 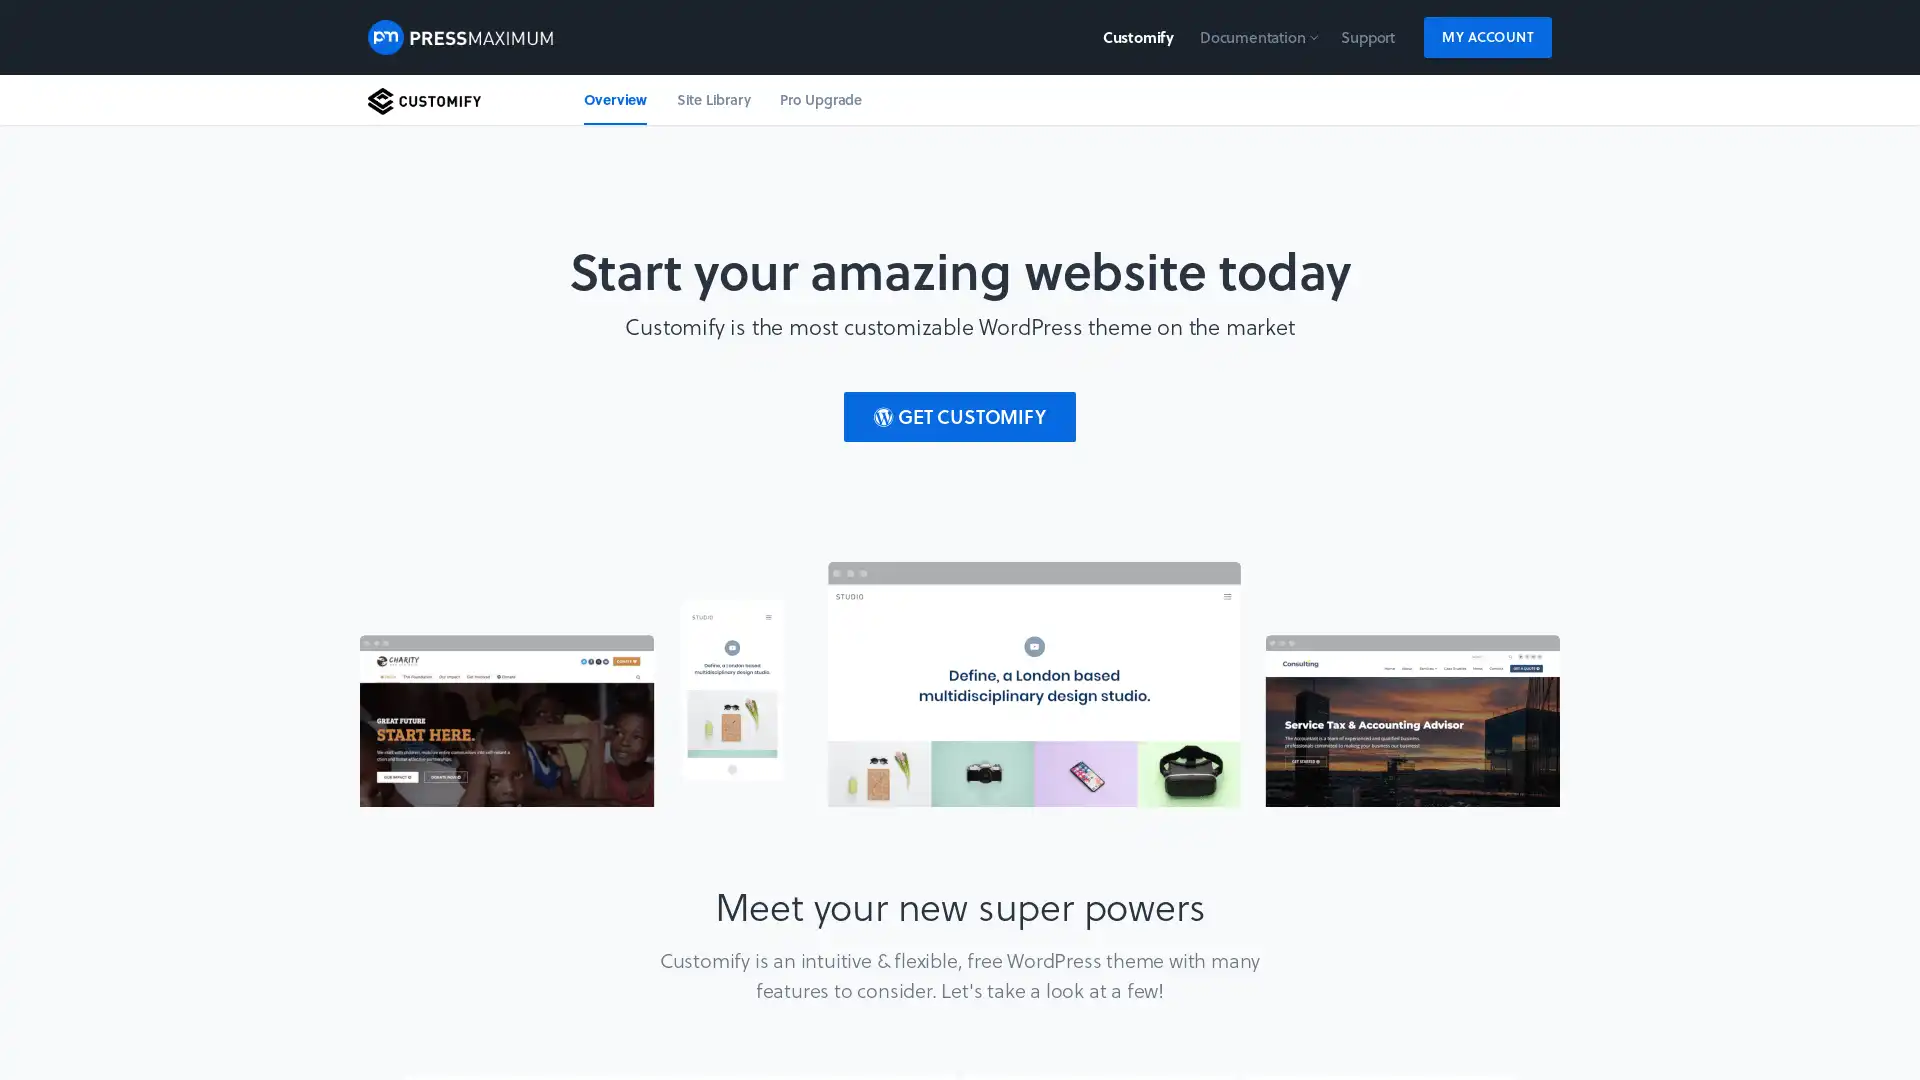 What do you see at coordinates (958, 415) in the screenshot?
I see `GET CUSTOMIFY` at bounding box center [958, 415].